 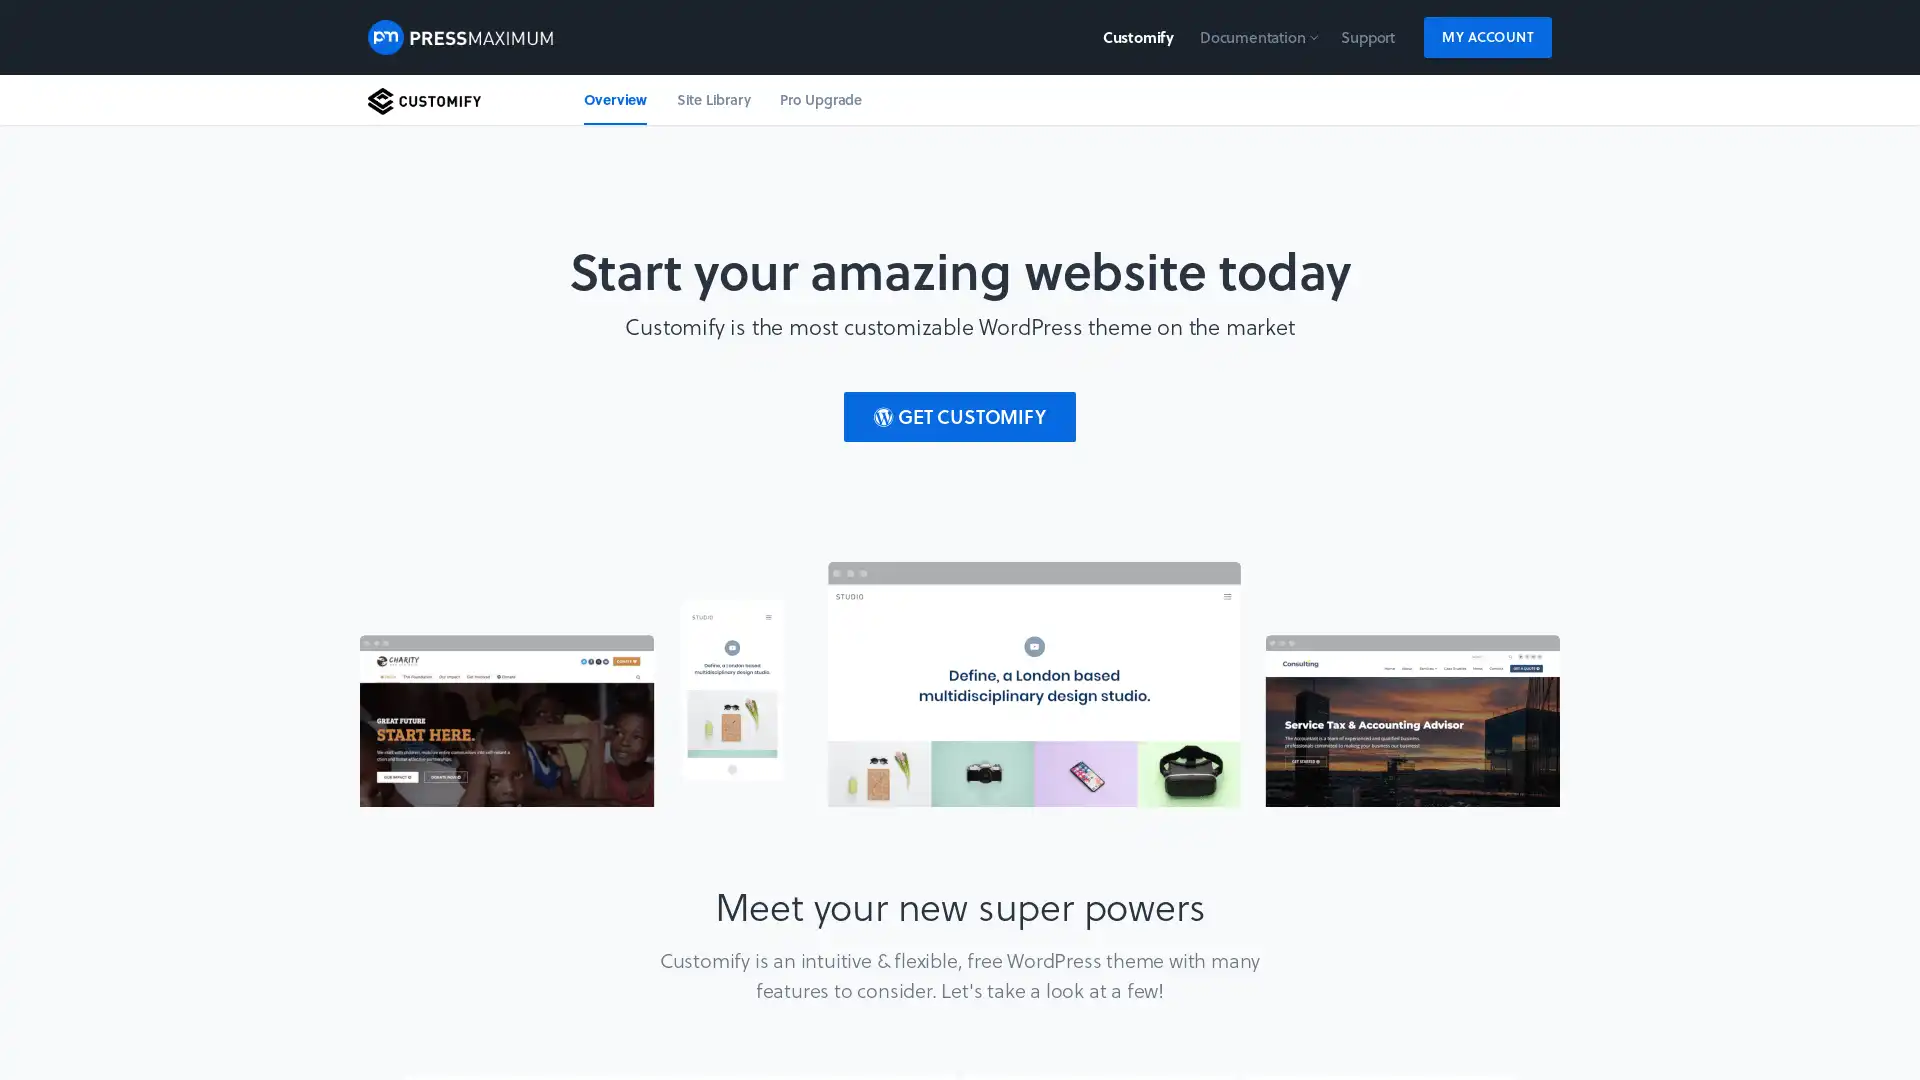 What do you see at coordinates (958, 415) in the screenshot?
I see `GET CUSTOMIFY` at bounding box center [958, 415].